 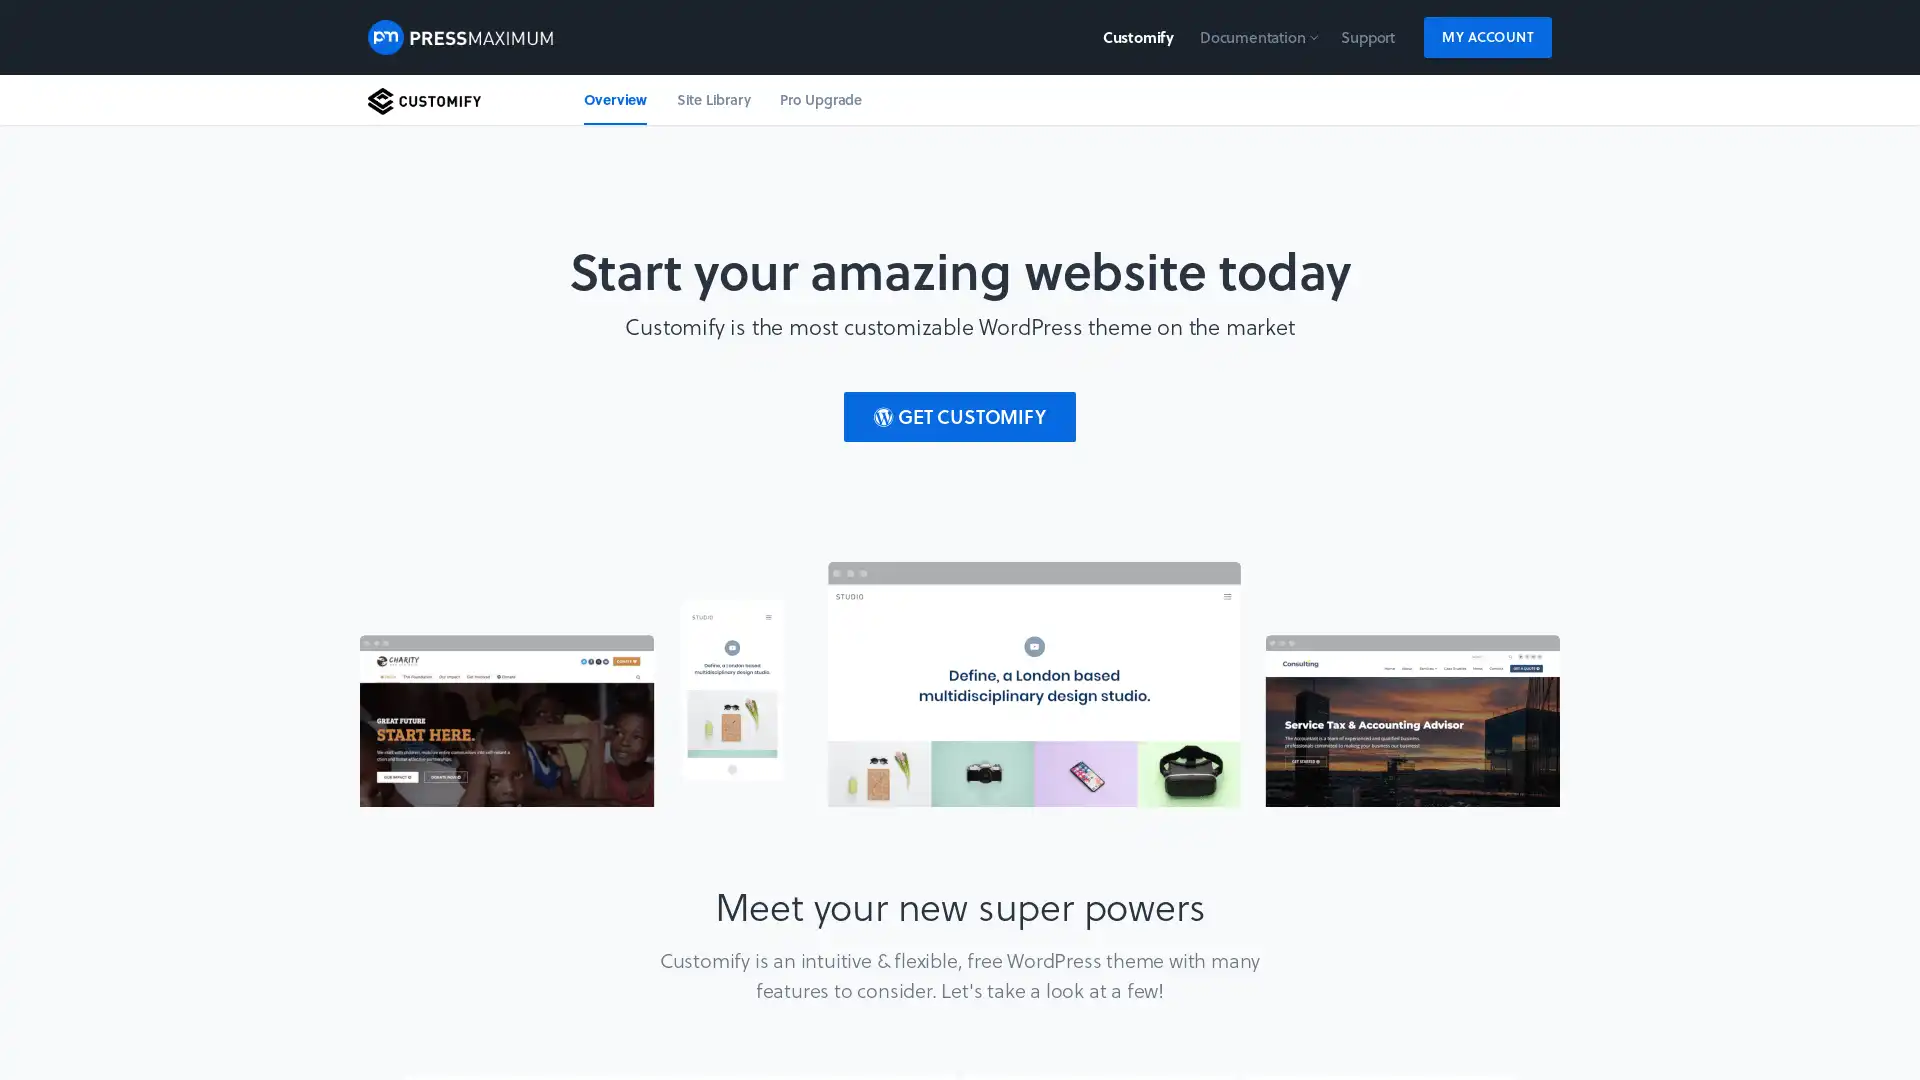 What do you see at coordinates (958, 415) in the screenshot?
I see `GET CUSTOMIFY` at bounding box center [958, 415].